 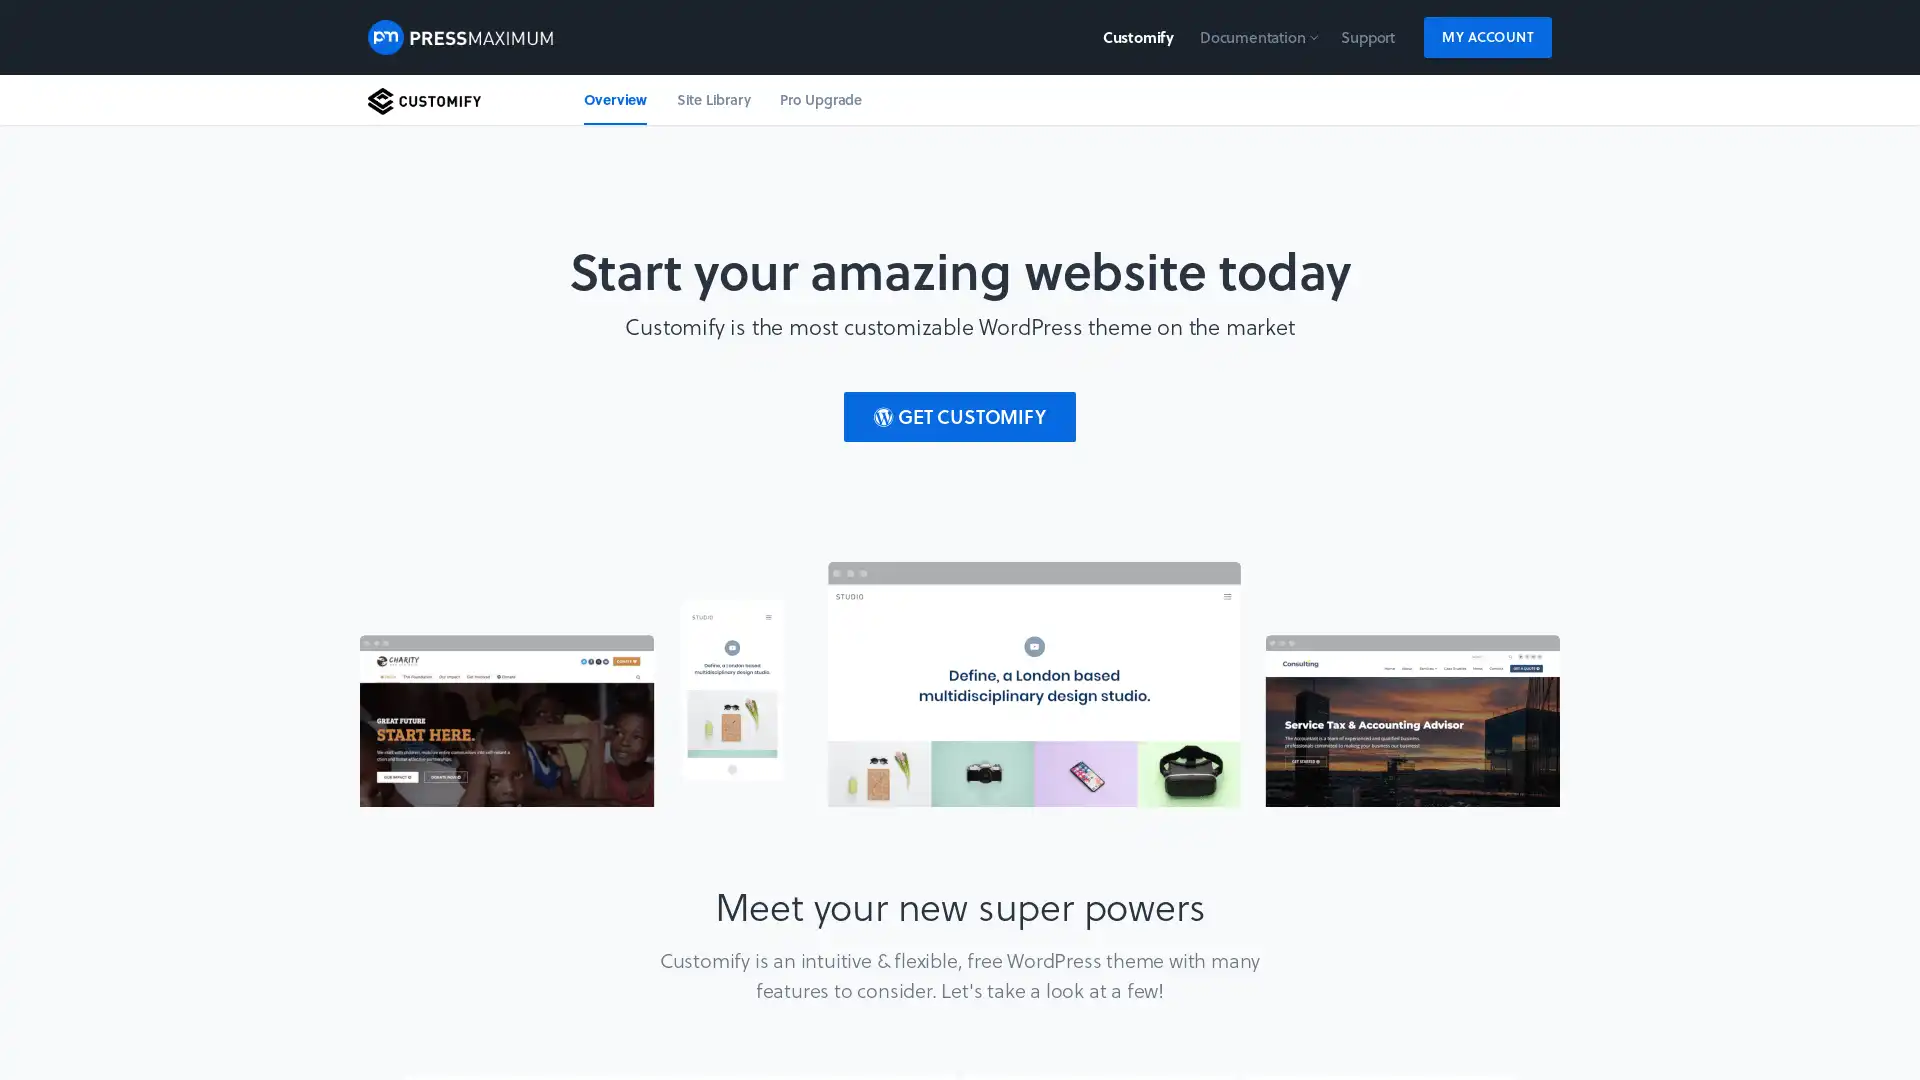 What do you see at coordinates (958, 415) in the screenshot?
I see `GET CUSTOMIFY` at bounding box center [958, 415].